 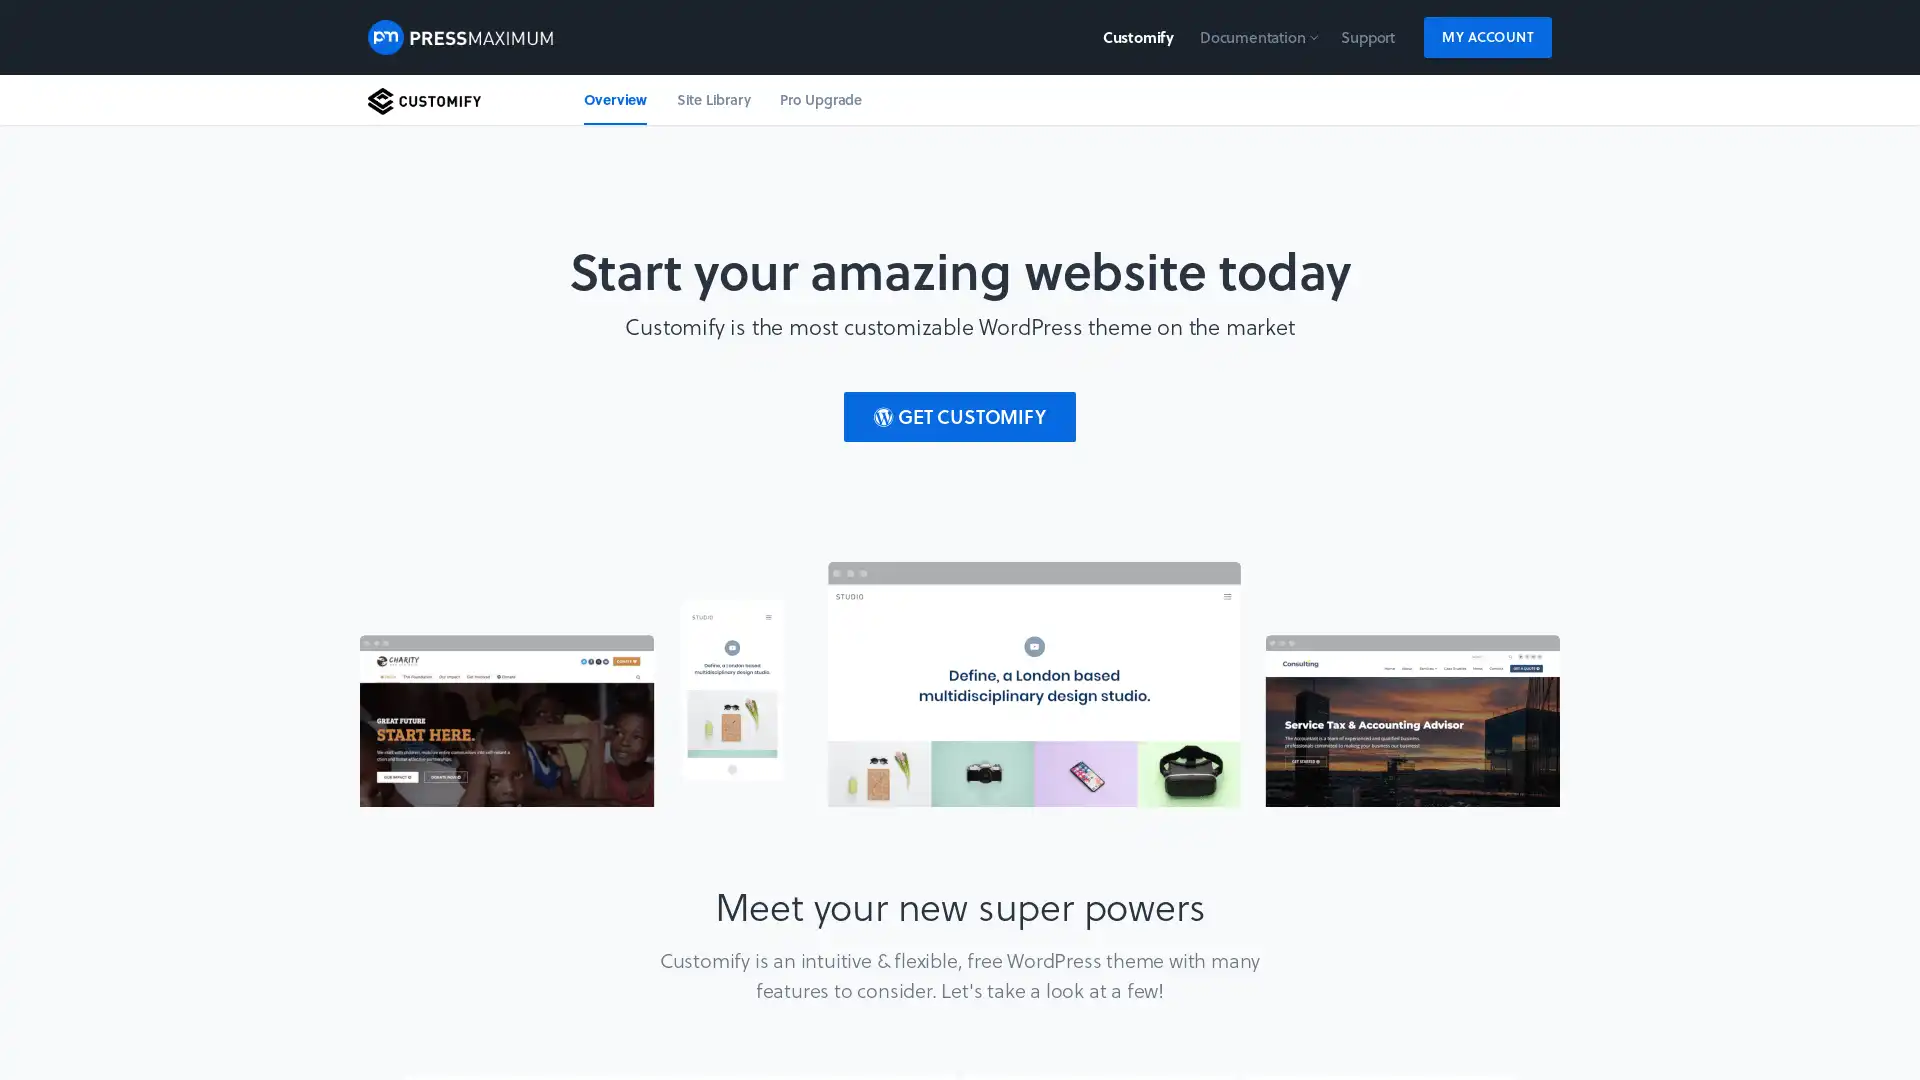 What do you see at coordinates (958, 415) in the screenshot?
I see `GET CUSTOMIFY` at bounding box center [958, 415].